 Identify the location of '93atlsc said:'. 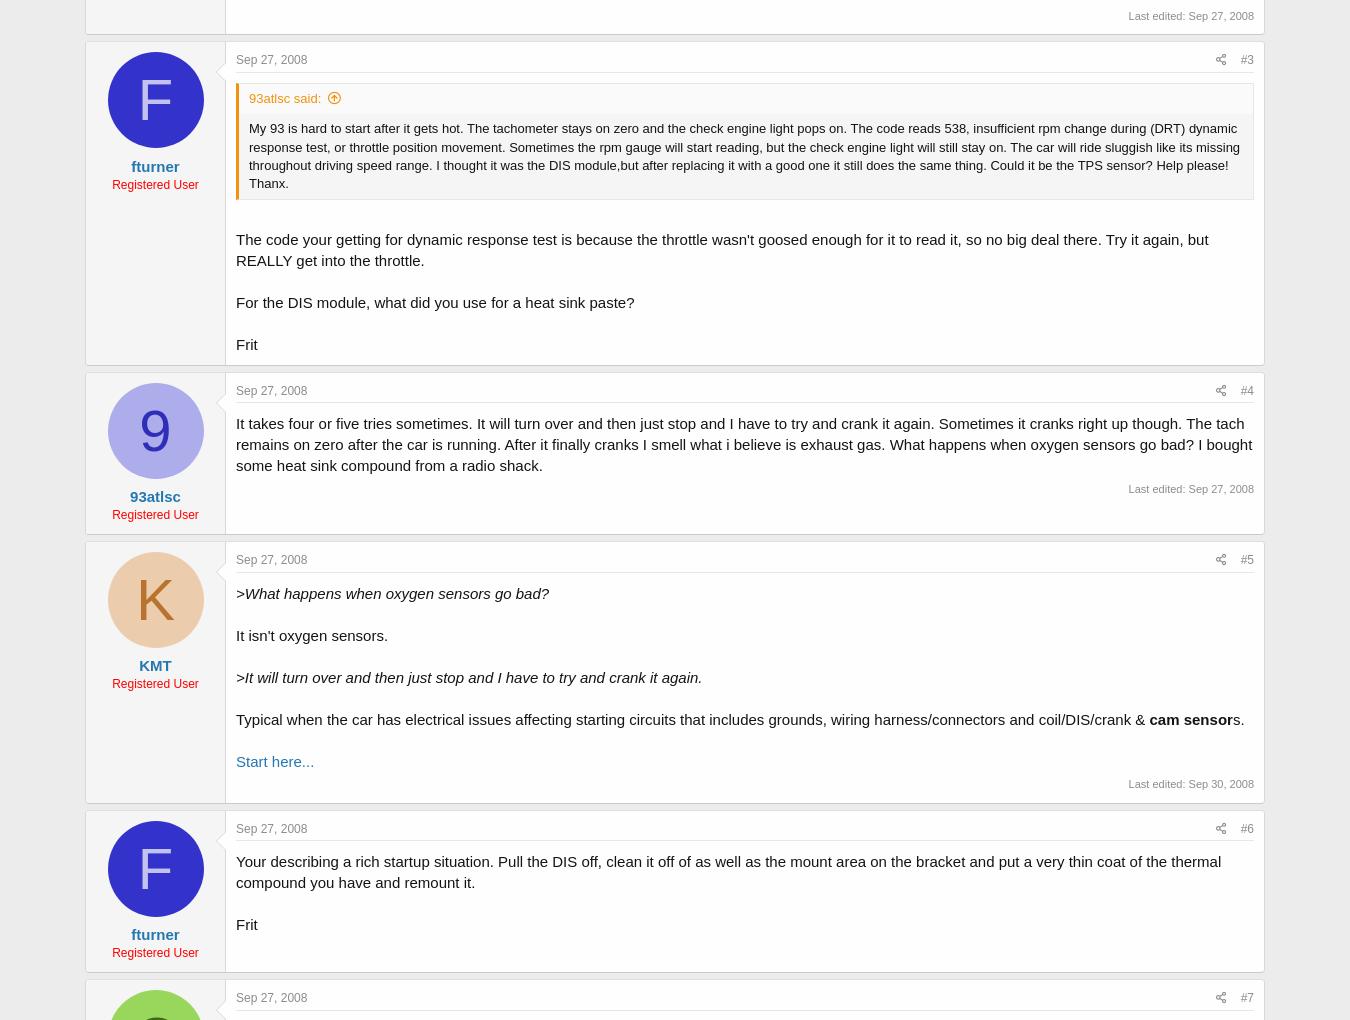
(283, 97).